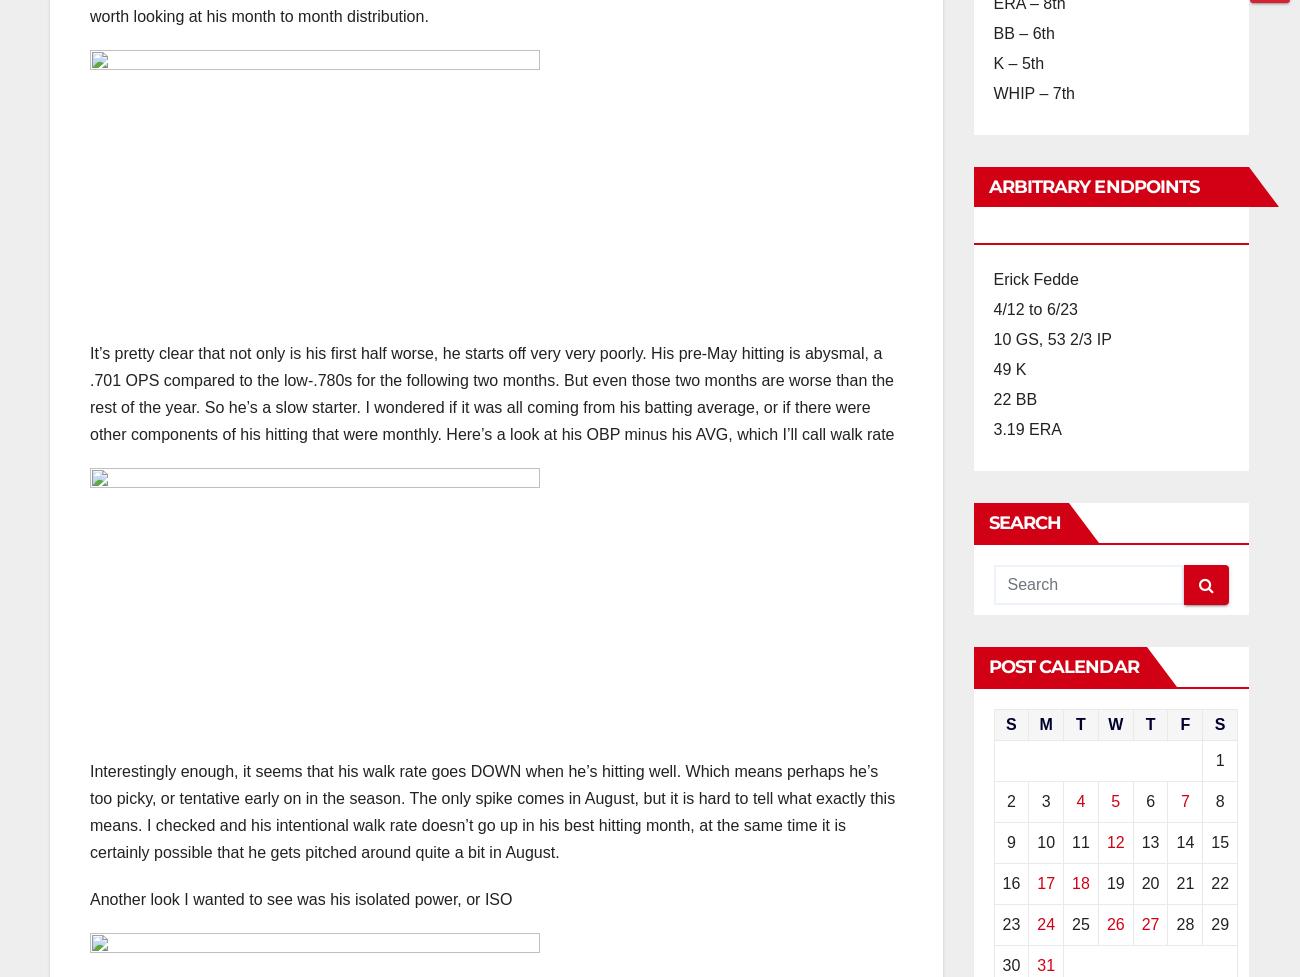 The width and height of the screenshot is (1300, 977). Describe the element at coordinates (1071, 923) in the screenshot. I see `'25'` at that location.